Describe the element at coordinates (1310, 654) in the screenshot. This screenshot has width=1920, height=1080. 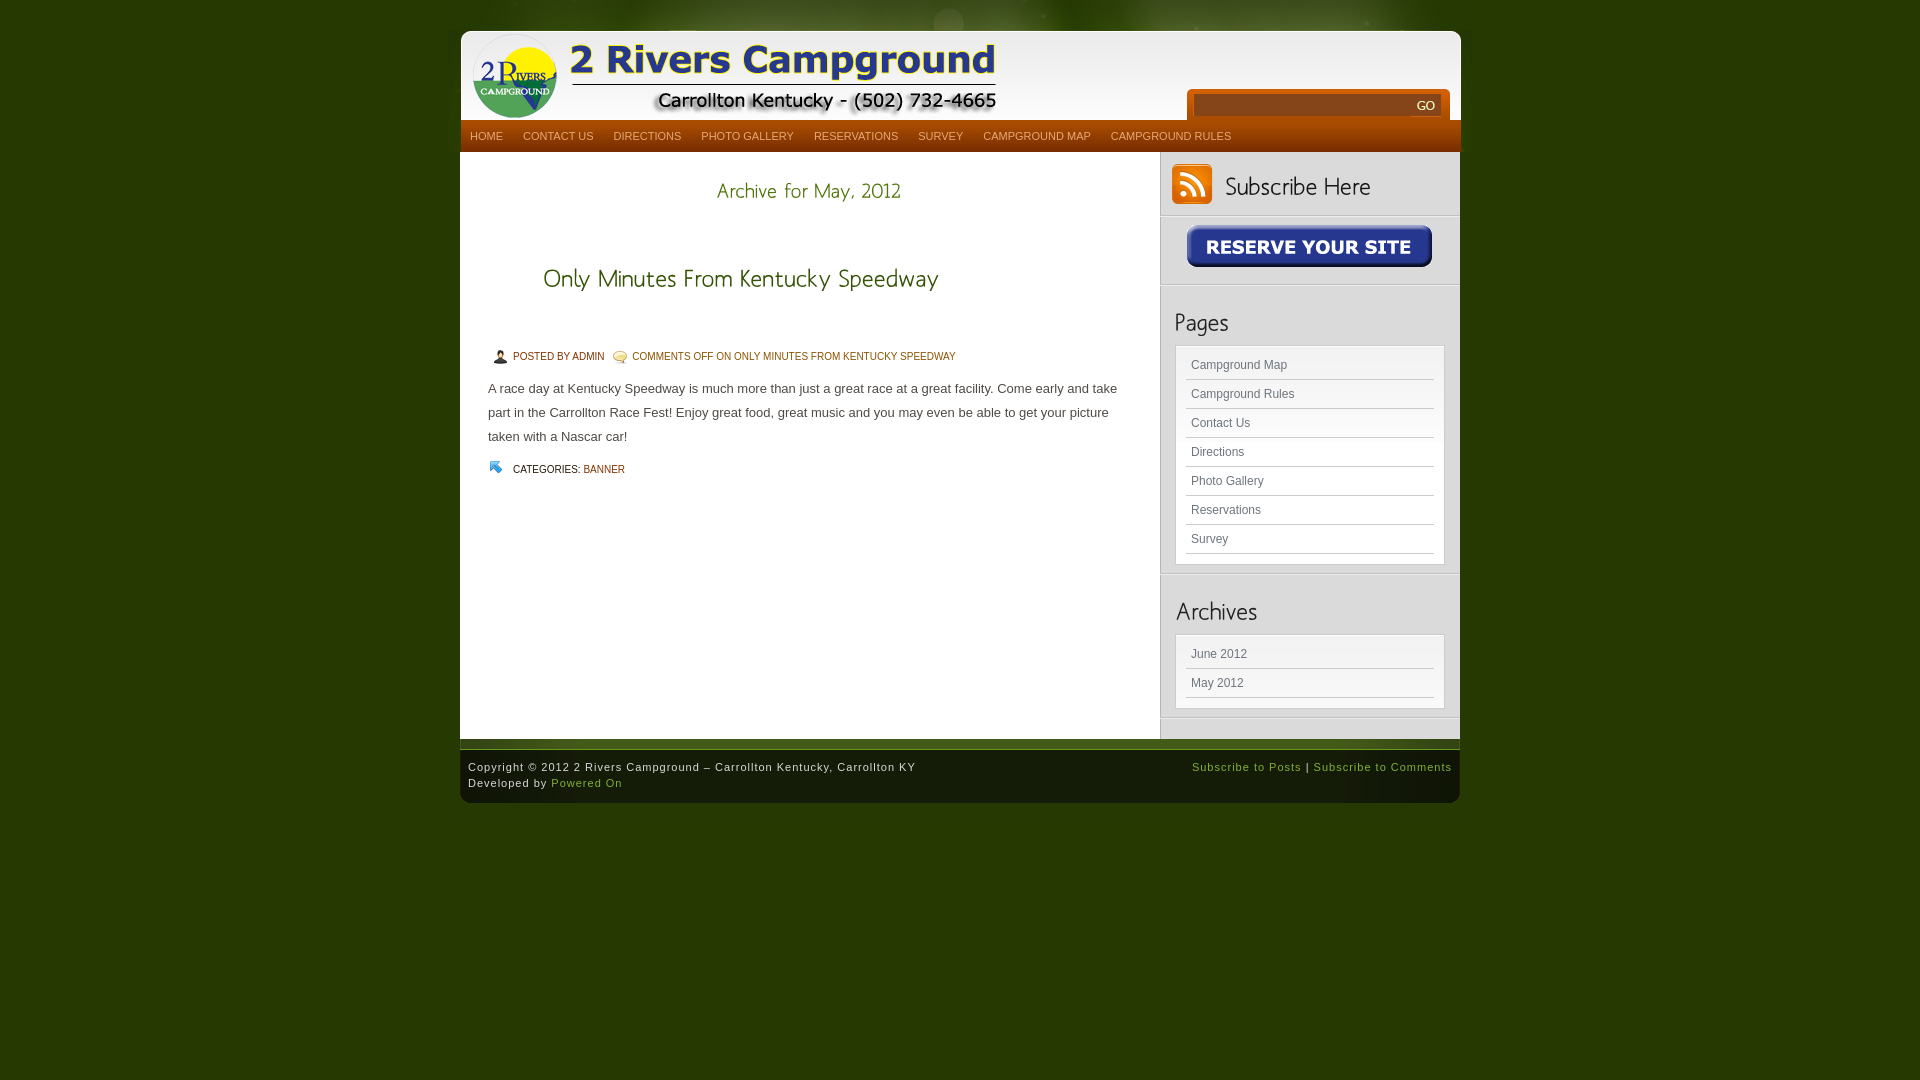
I see `'June 2012'` at that location.